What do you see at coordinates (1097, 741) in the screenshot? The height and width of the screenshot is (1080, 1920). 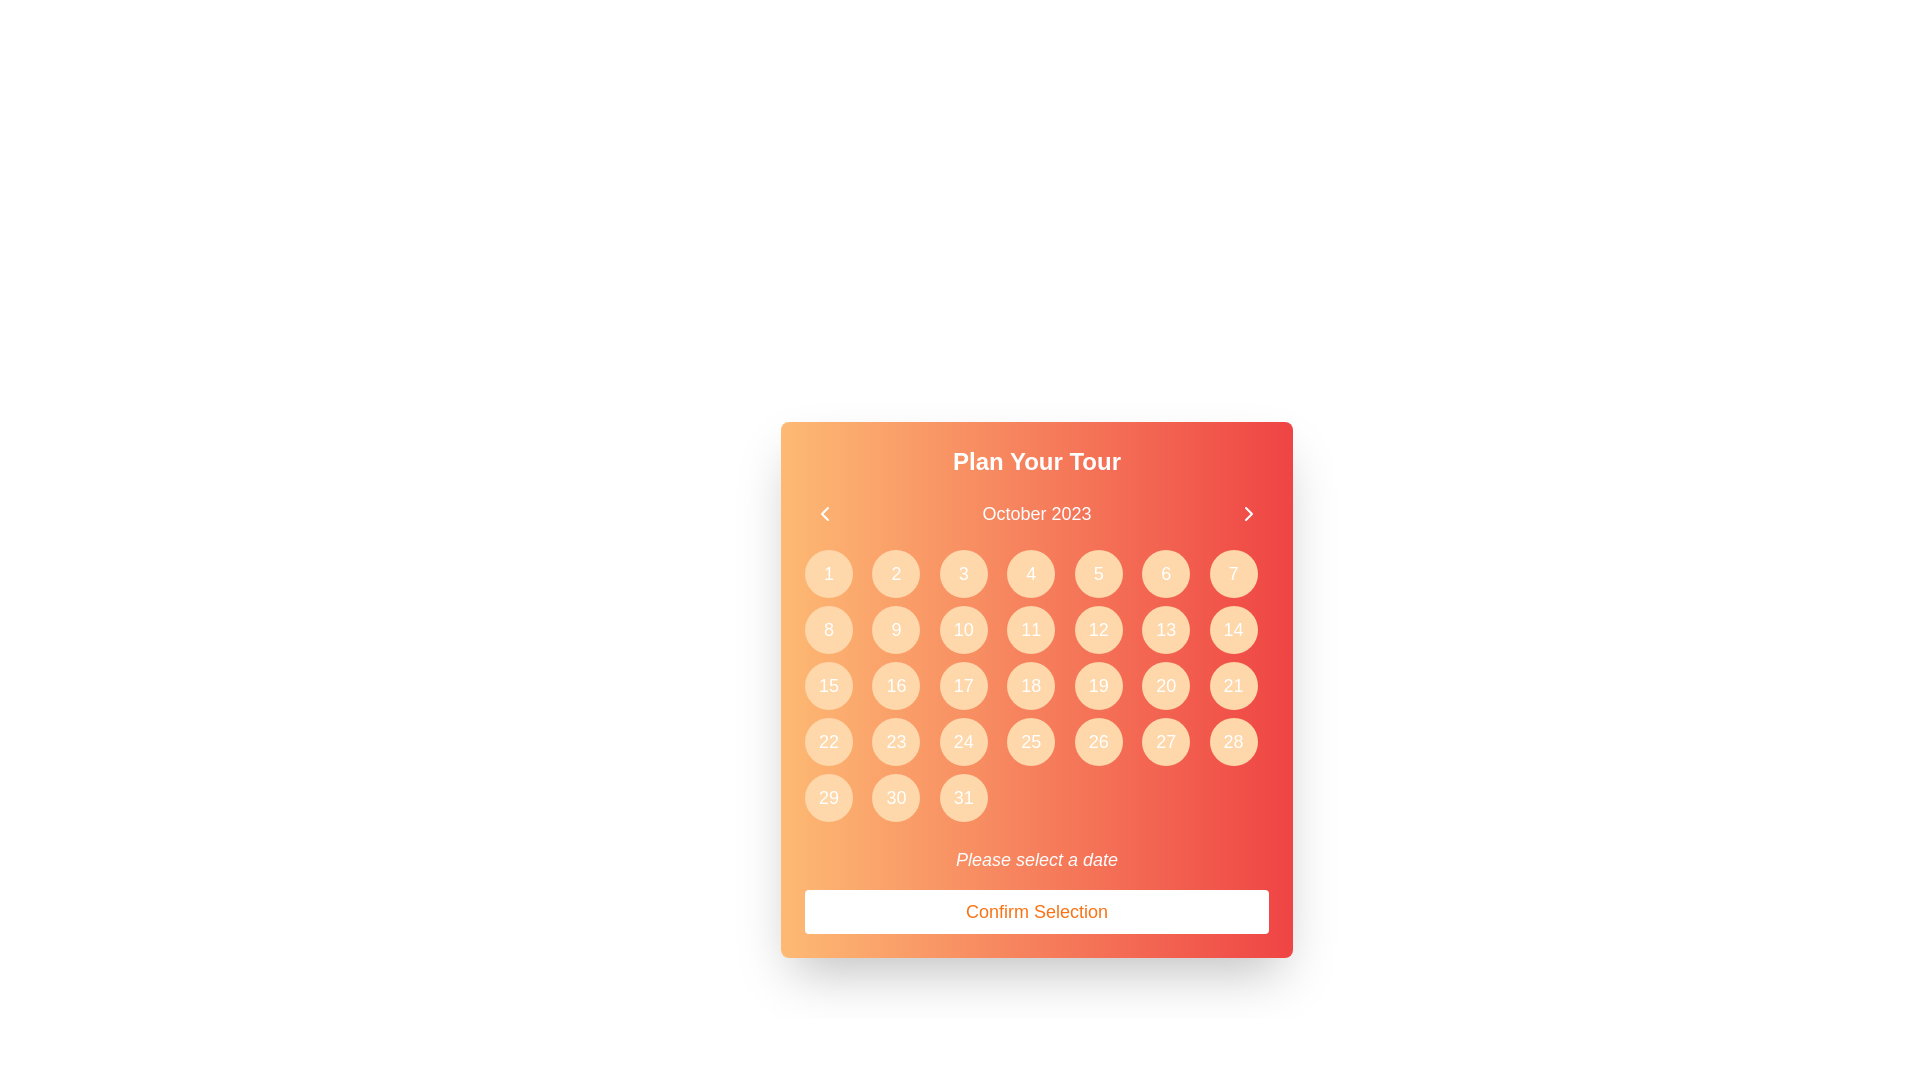 I see `the button representing the 26th day of the month in the calendar interface` at bounding box center [1097, 741].